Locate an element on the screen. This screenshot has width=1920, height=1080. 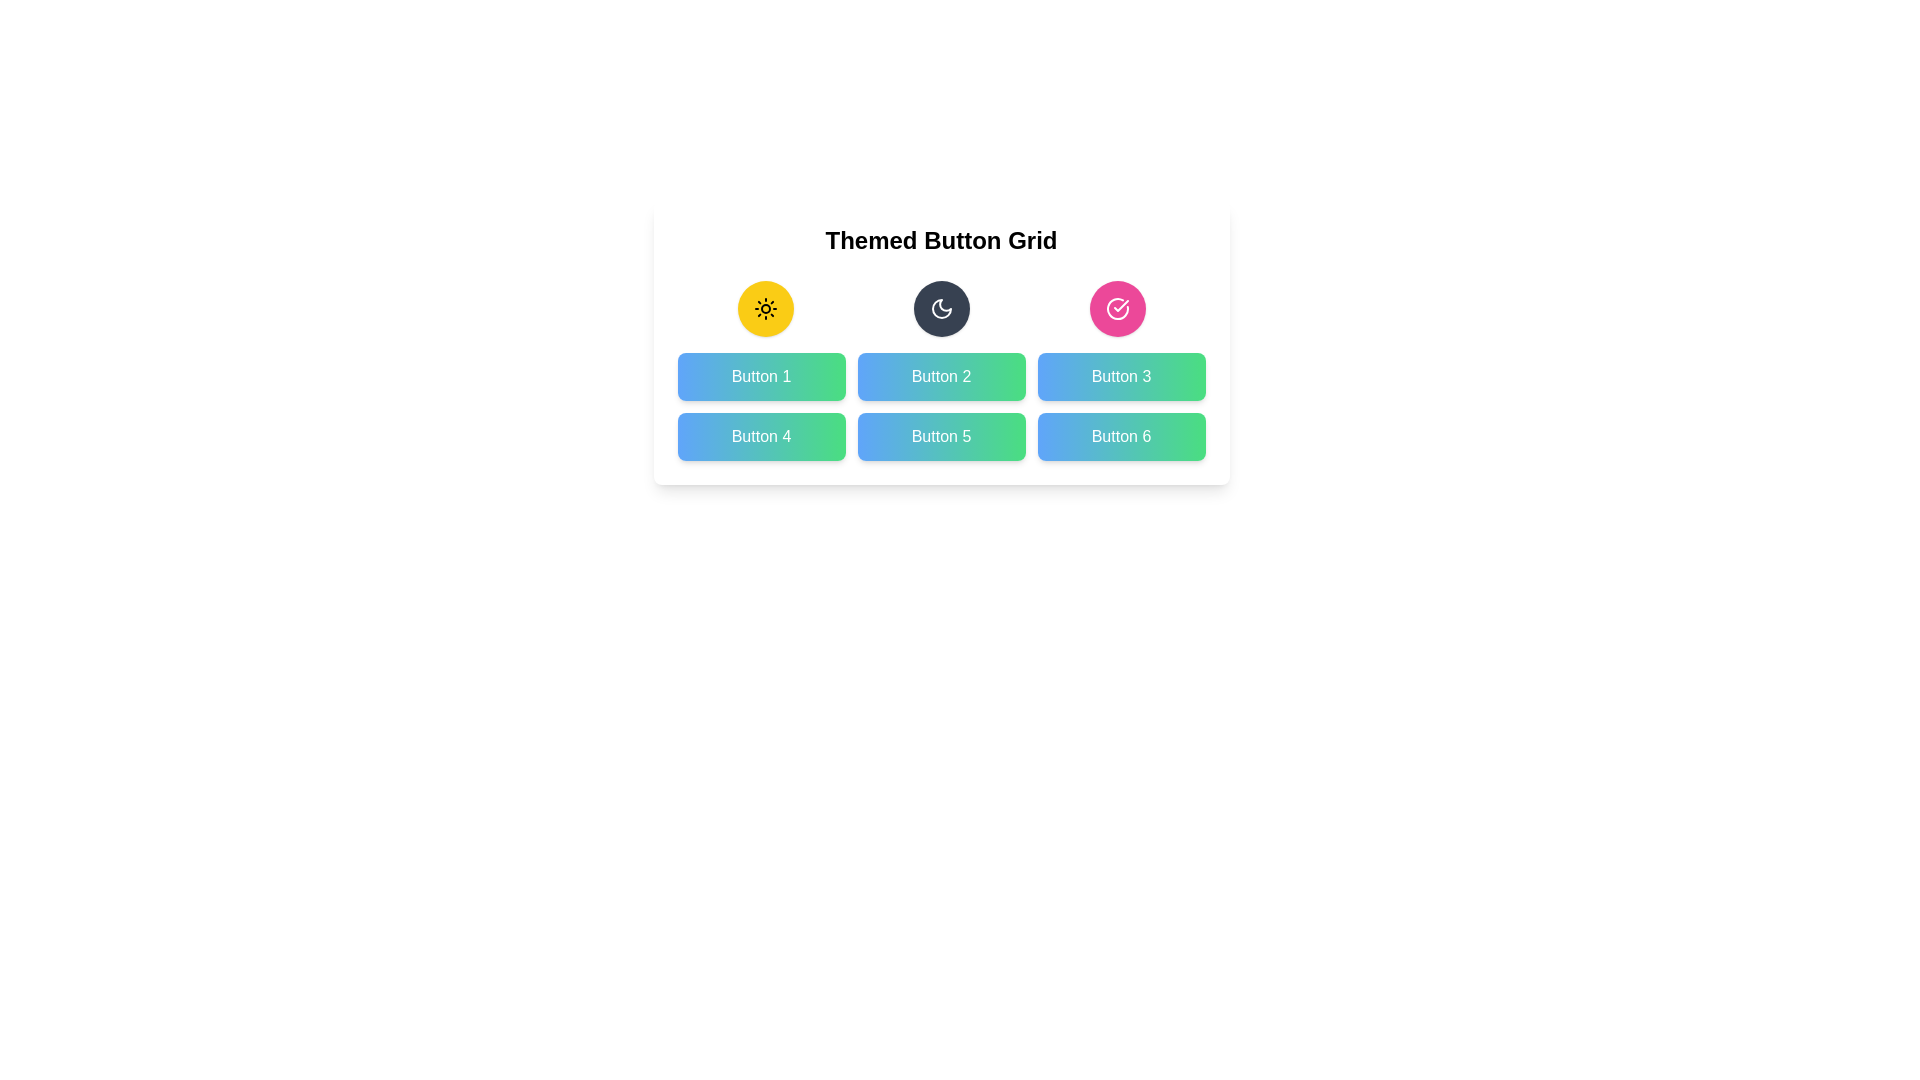
the crescent moon icon is located at coordinates (940, 308).